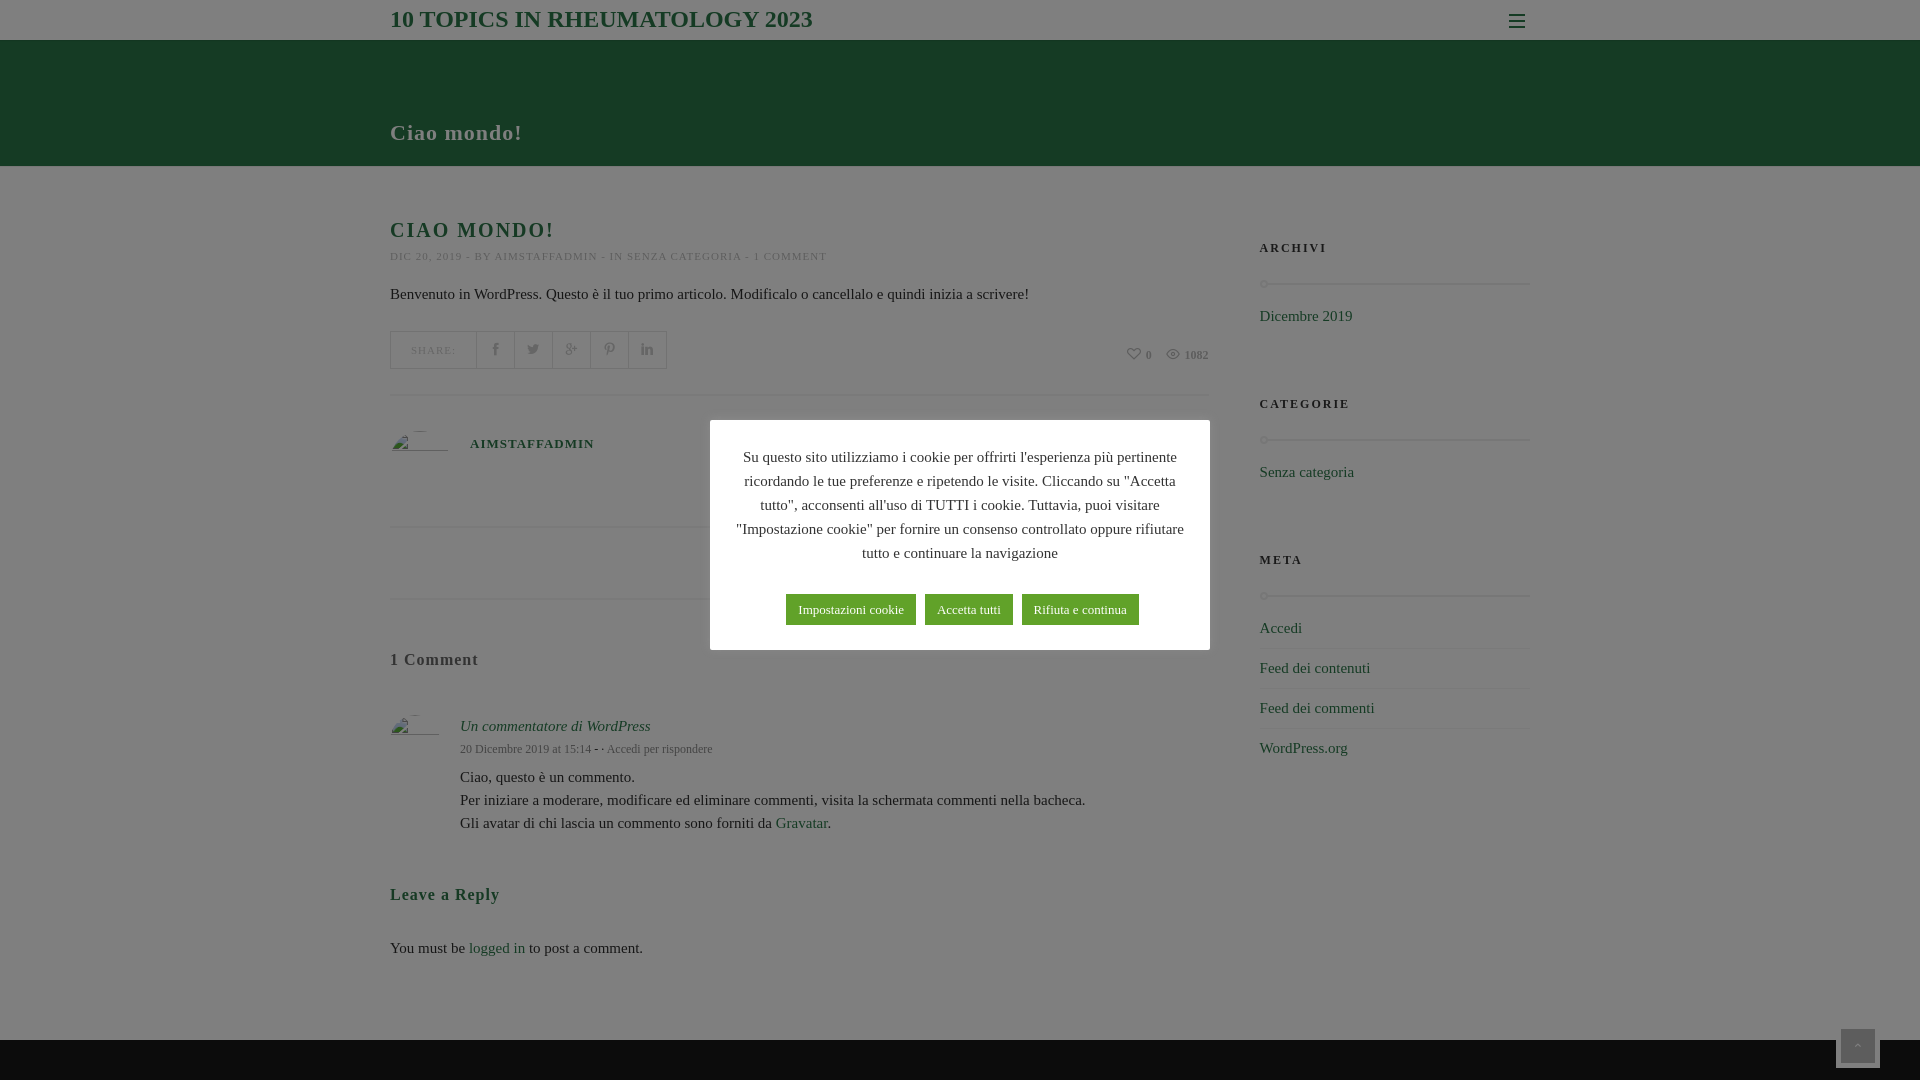 The width and height of the screenshot is (1920, 1080). Describe the element at coordinates (1281, 627) in the screenshot. I see `'Accedi'` at that location.